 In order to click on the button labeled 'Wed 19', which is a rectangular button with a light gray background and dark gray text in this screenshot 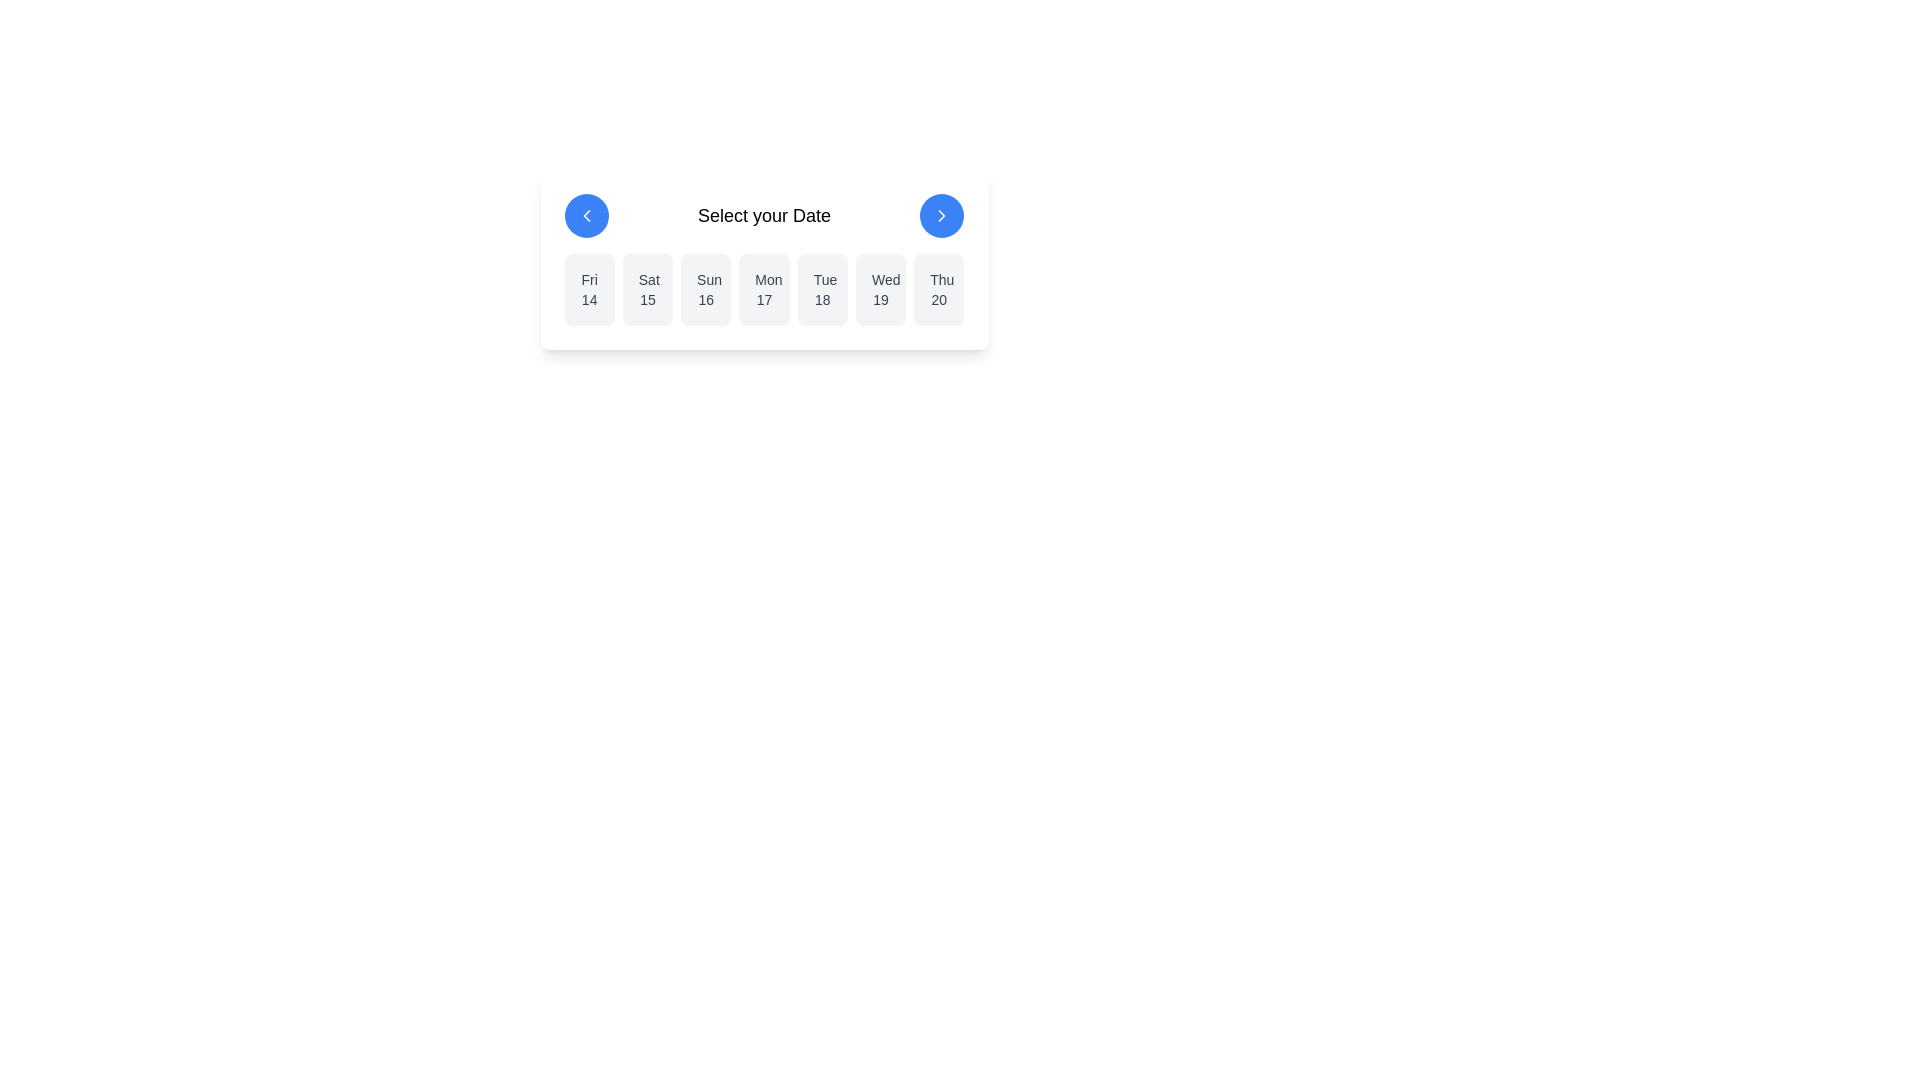, I will do `click(880, 289)`.